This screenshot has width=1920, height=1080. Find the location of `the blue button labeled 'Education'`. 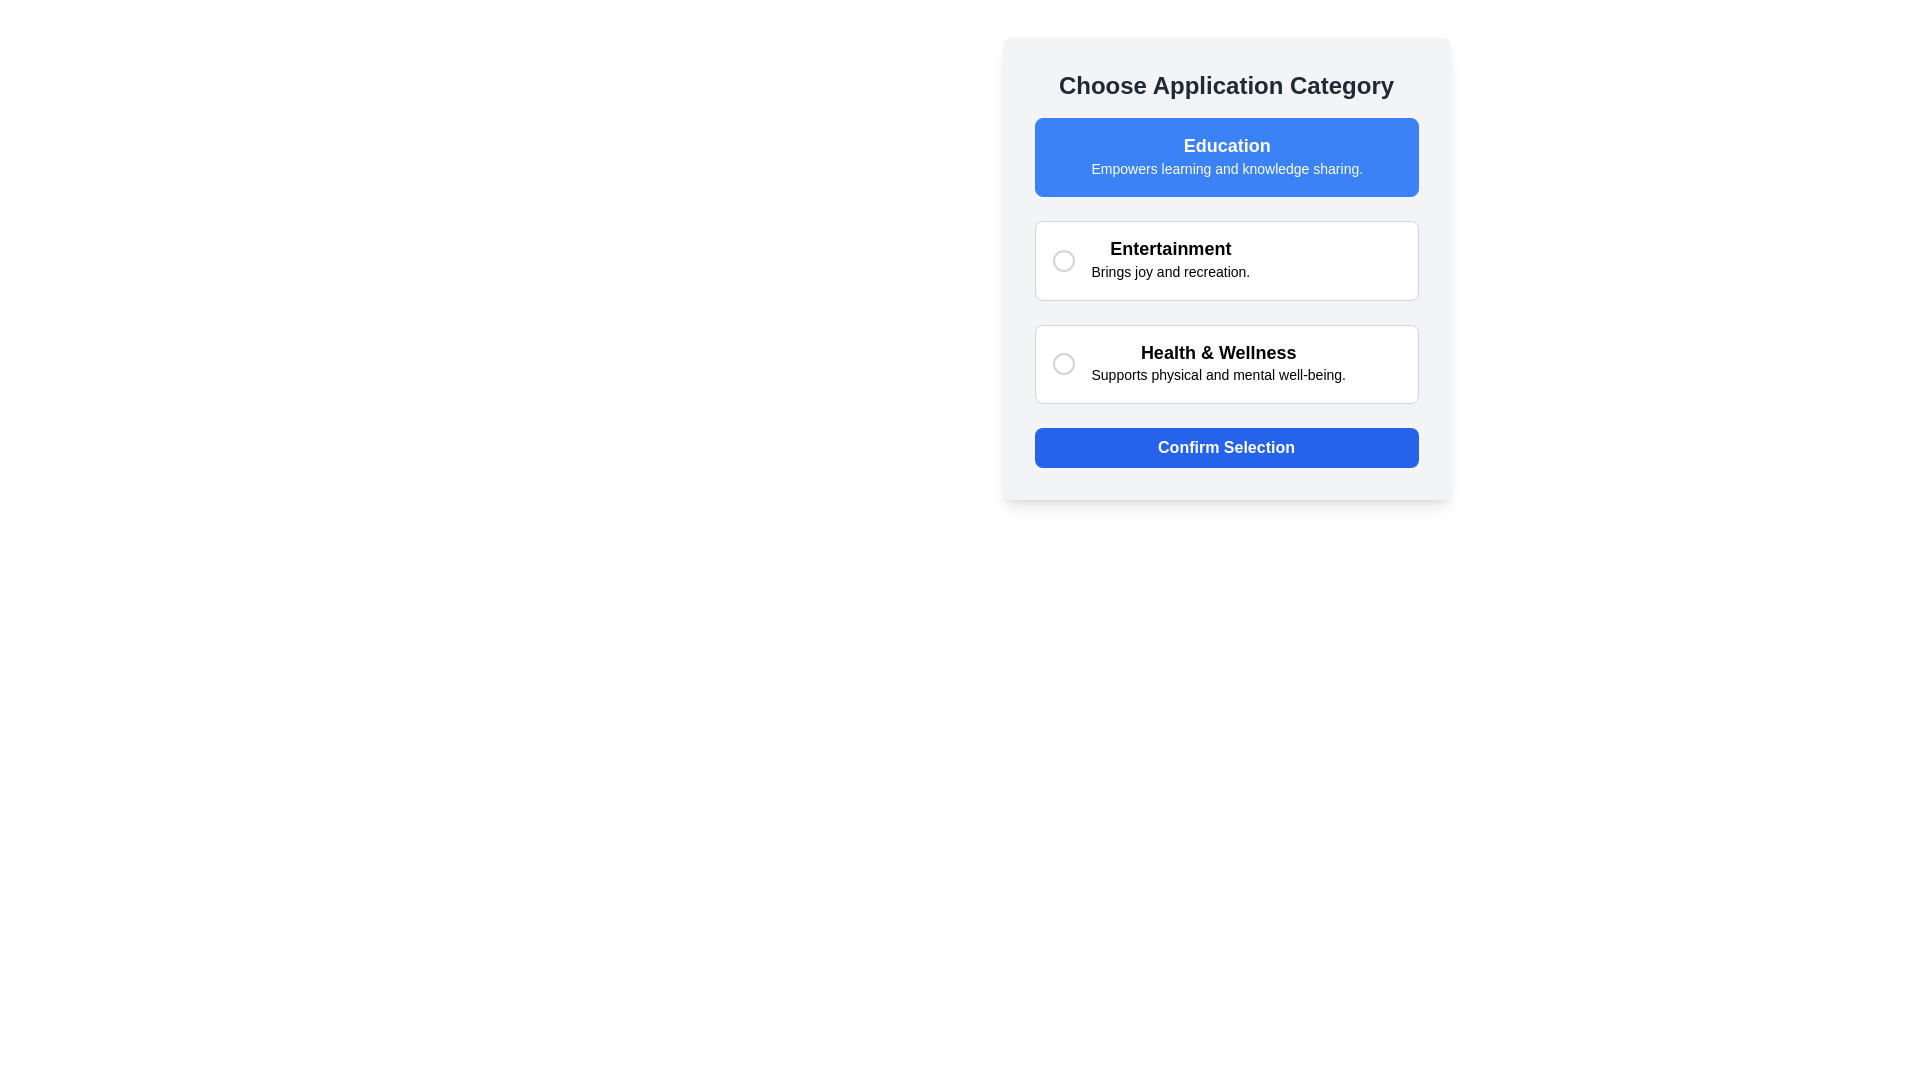

the blue button labeled 'Education' is located at coordinates (1225, 156).